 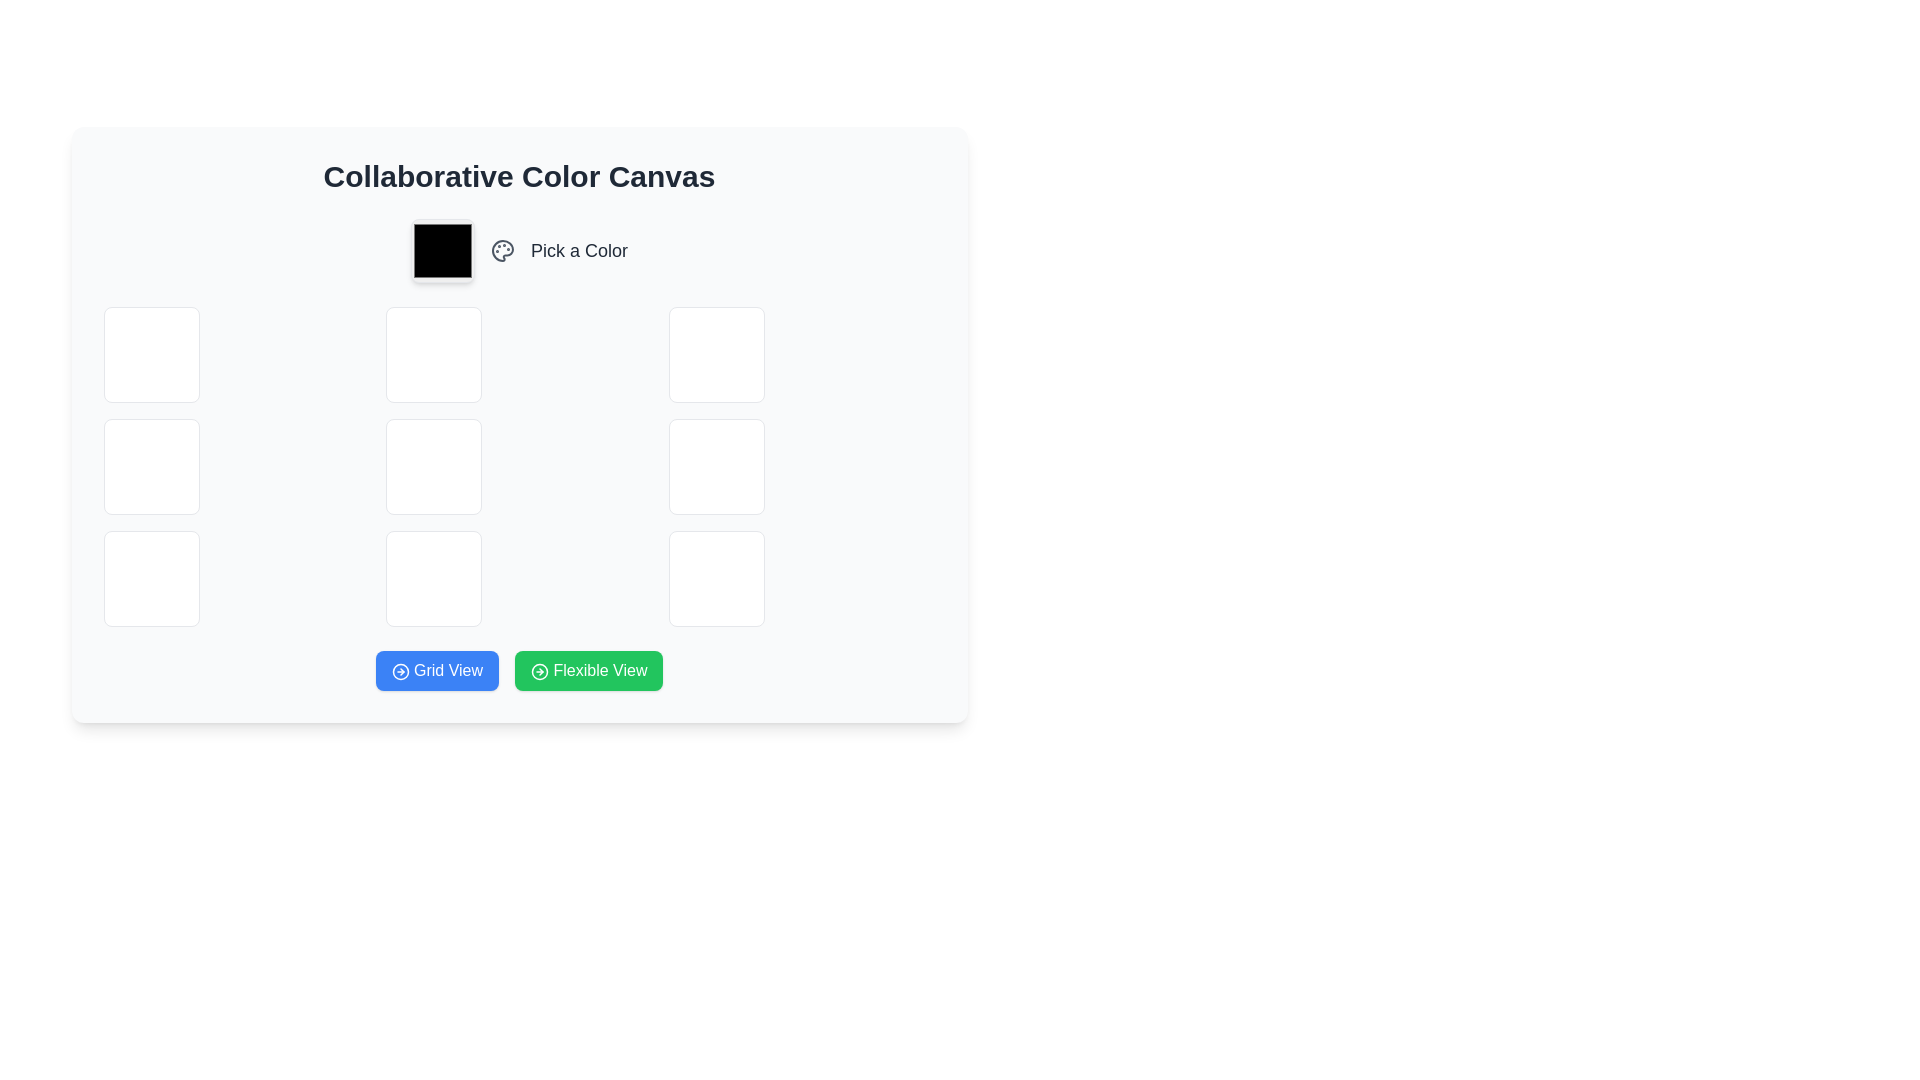 I want to click on the 'Grid View' button that contains the icon on its left side, which serves as an interactive element for grid layout display, so click(x=400, y=671).